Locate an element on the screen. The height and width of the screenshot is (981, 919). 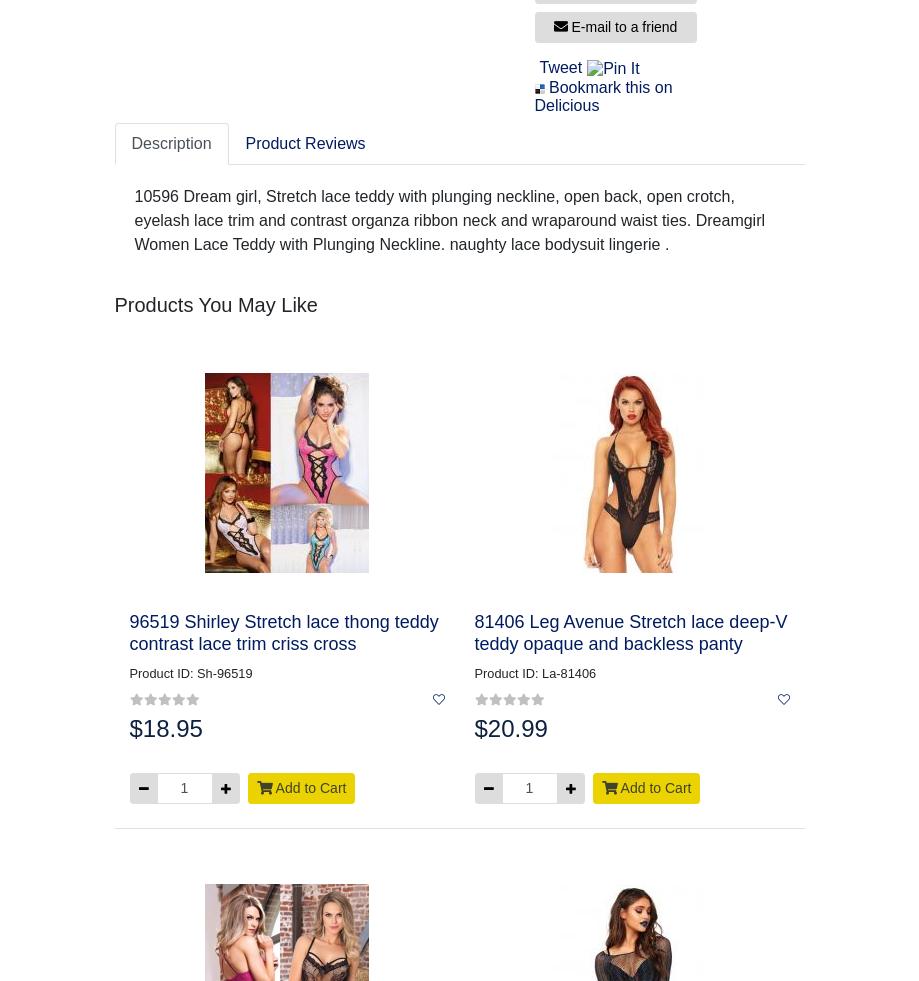
'Bookmark this on Delicious' is located at coordinates (602, 95).